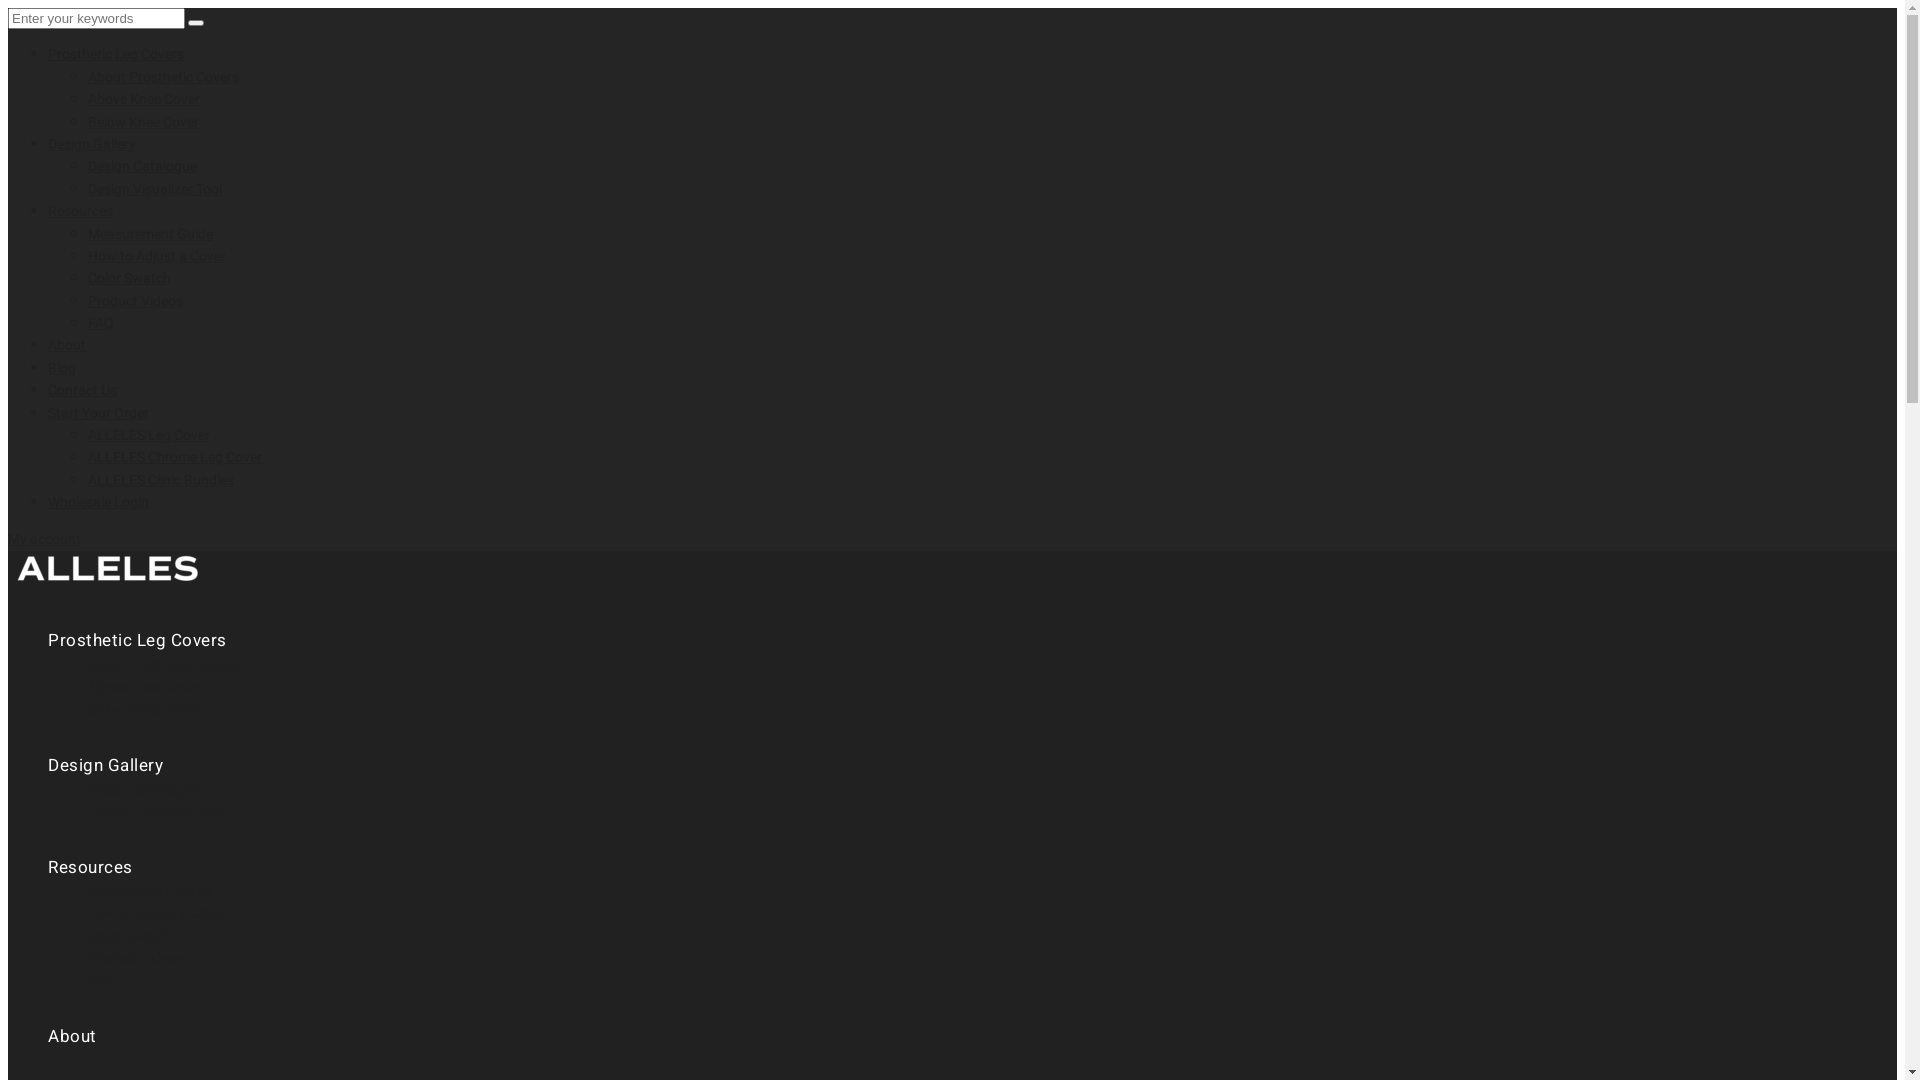 The width and height of the screenshot is (1920, 1080). What do you see at coordinates (48, 1035) in the screenshot?
I see `'About'` at bounding box center [48, 1035].